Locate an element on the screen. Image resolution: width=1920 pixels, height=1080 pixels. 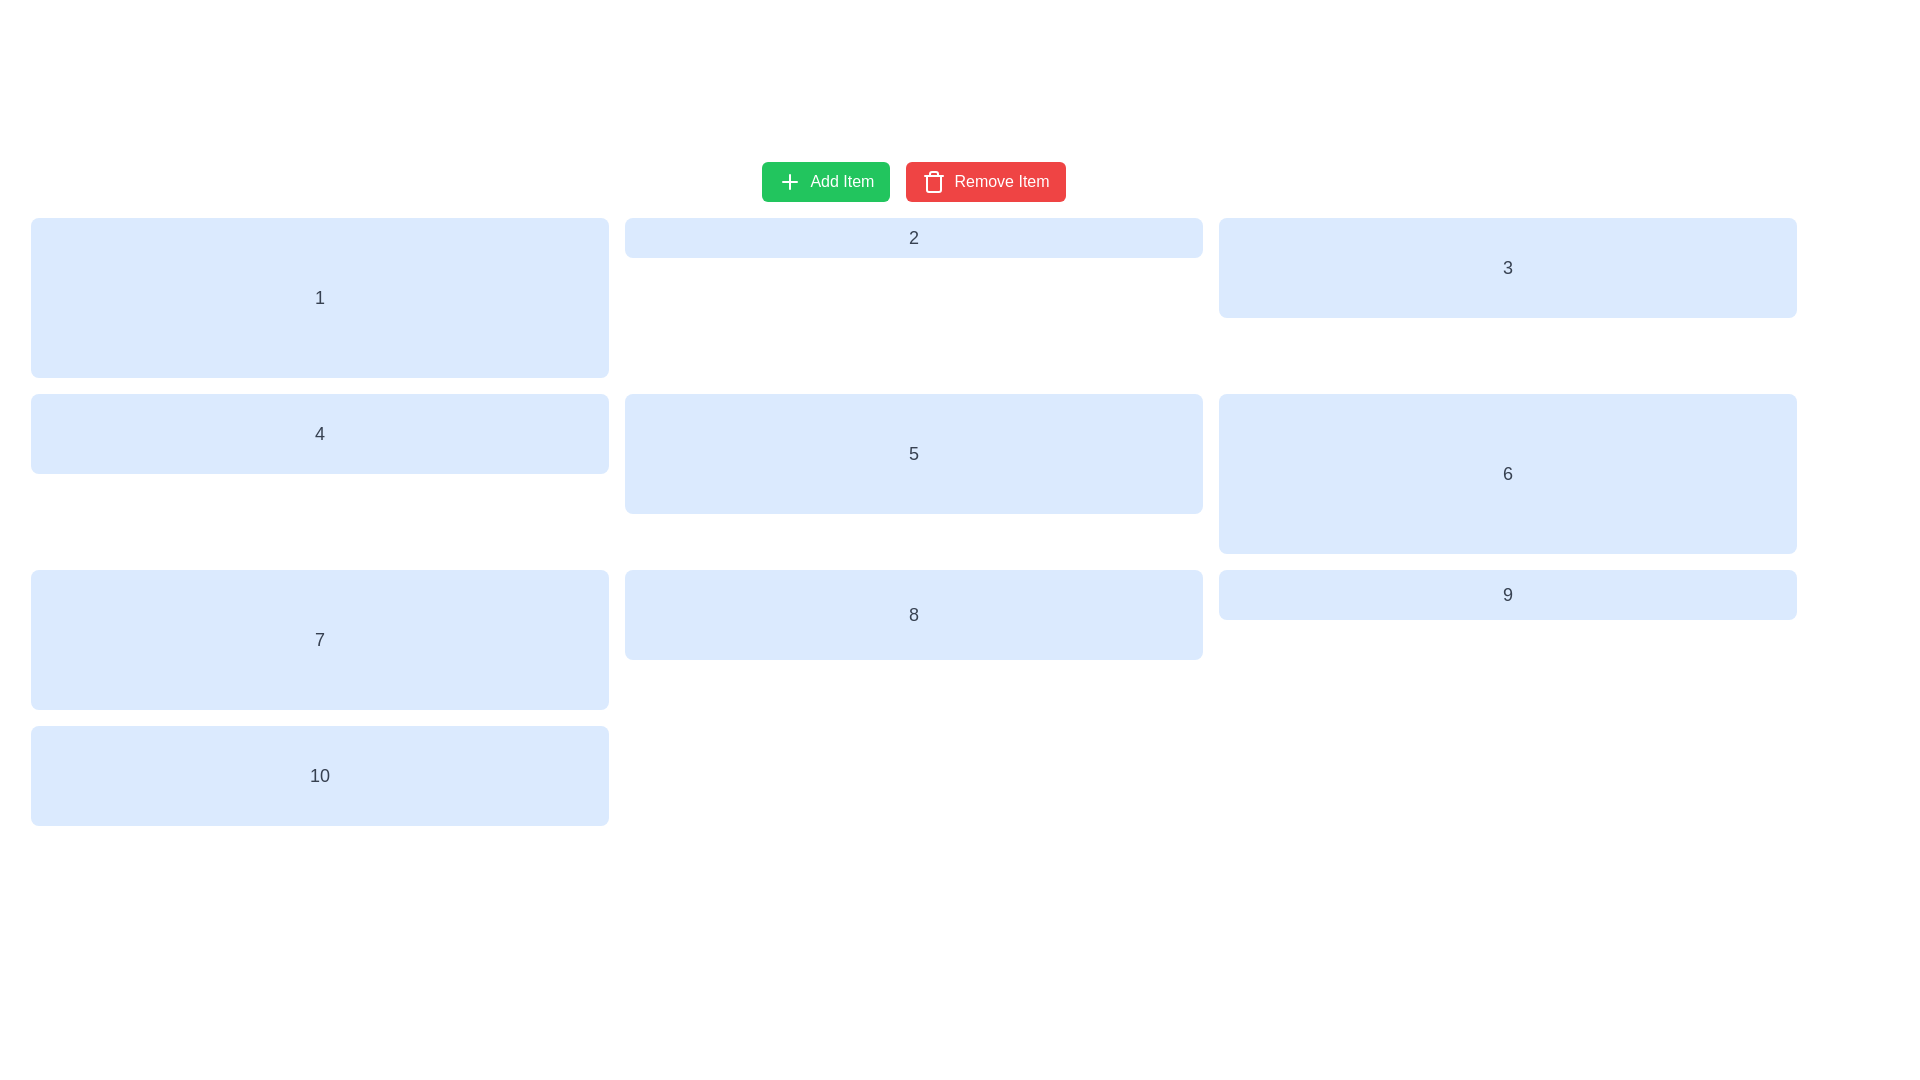
the green 'Add Item' button featuring a '+' icon is located at coordinates (826, 181).